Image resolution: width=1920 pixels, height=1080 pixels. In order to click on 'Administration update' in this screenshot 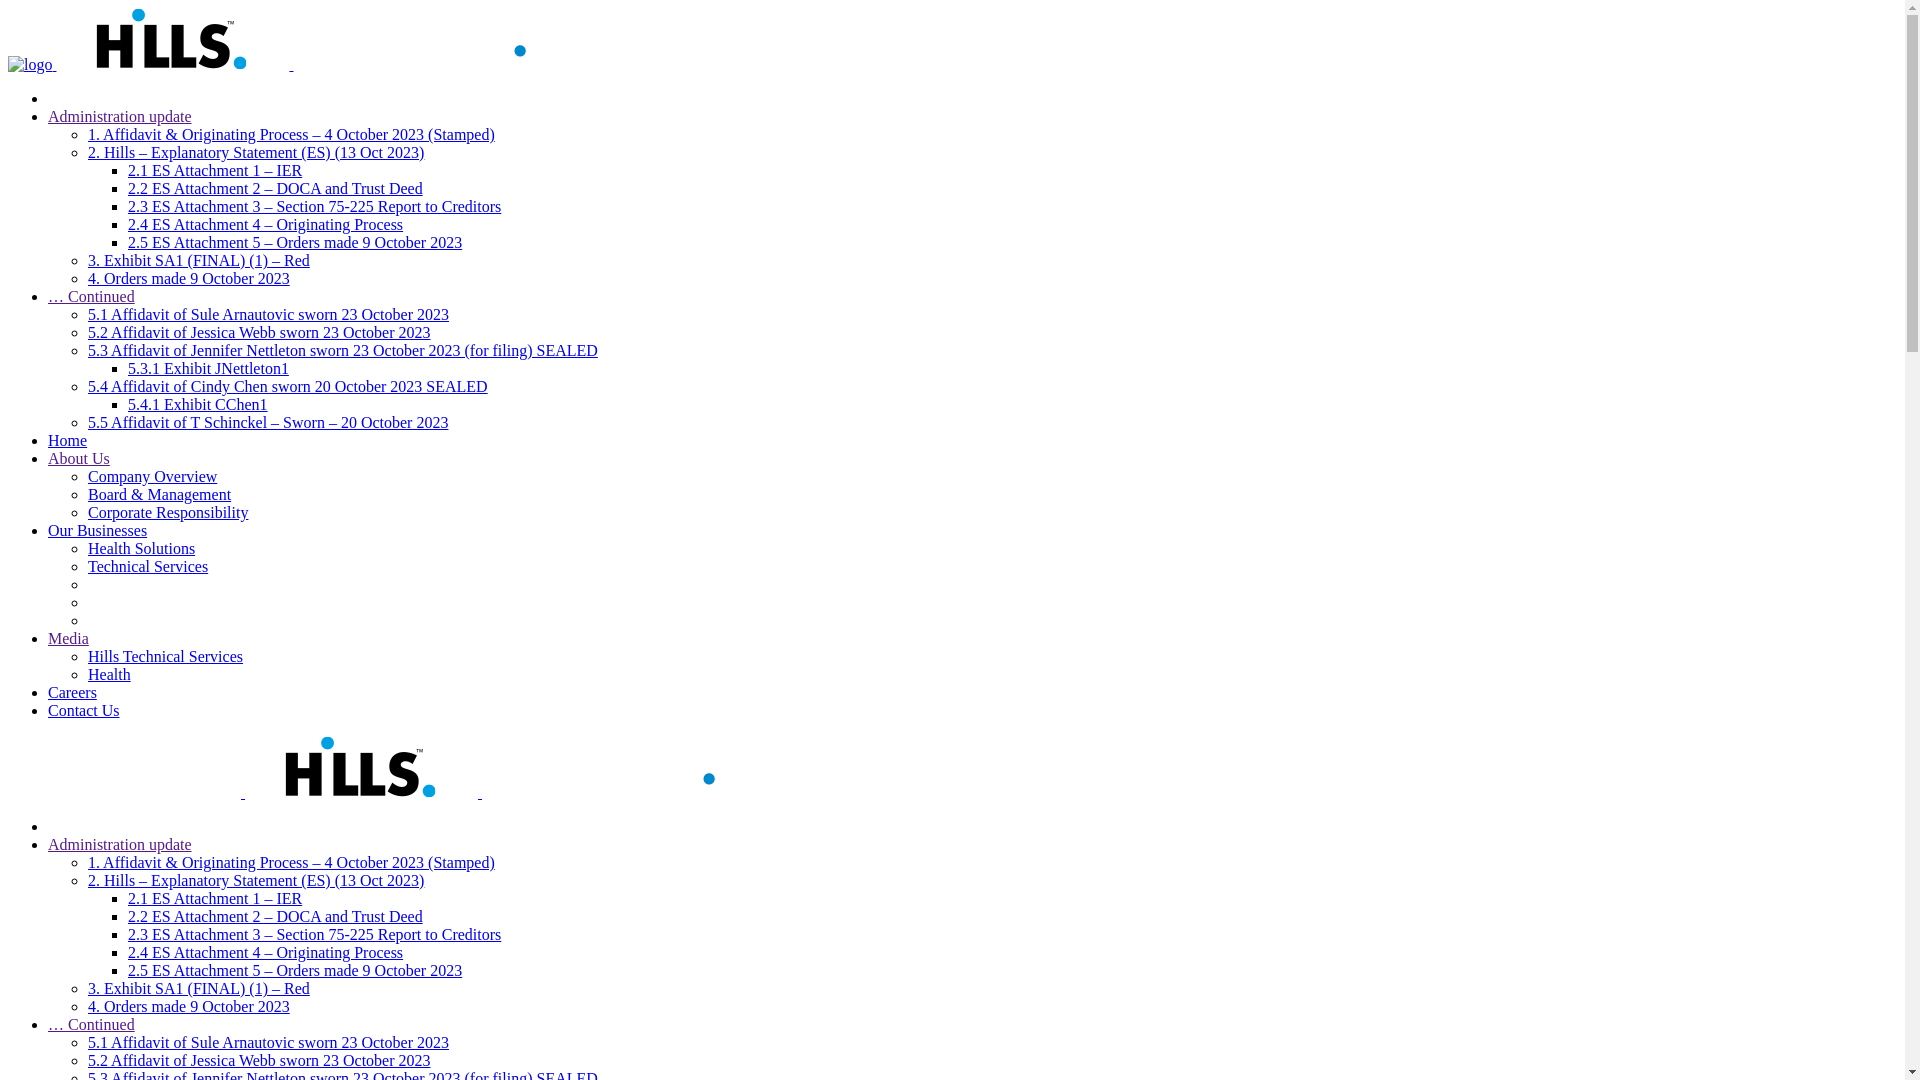, I will do `click(48, 844)`.